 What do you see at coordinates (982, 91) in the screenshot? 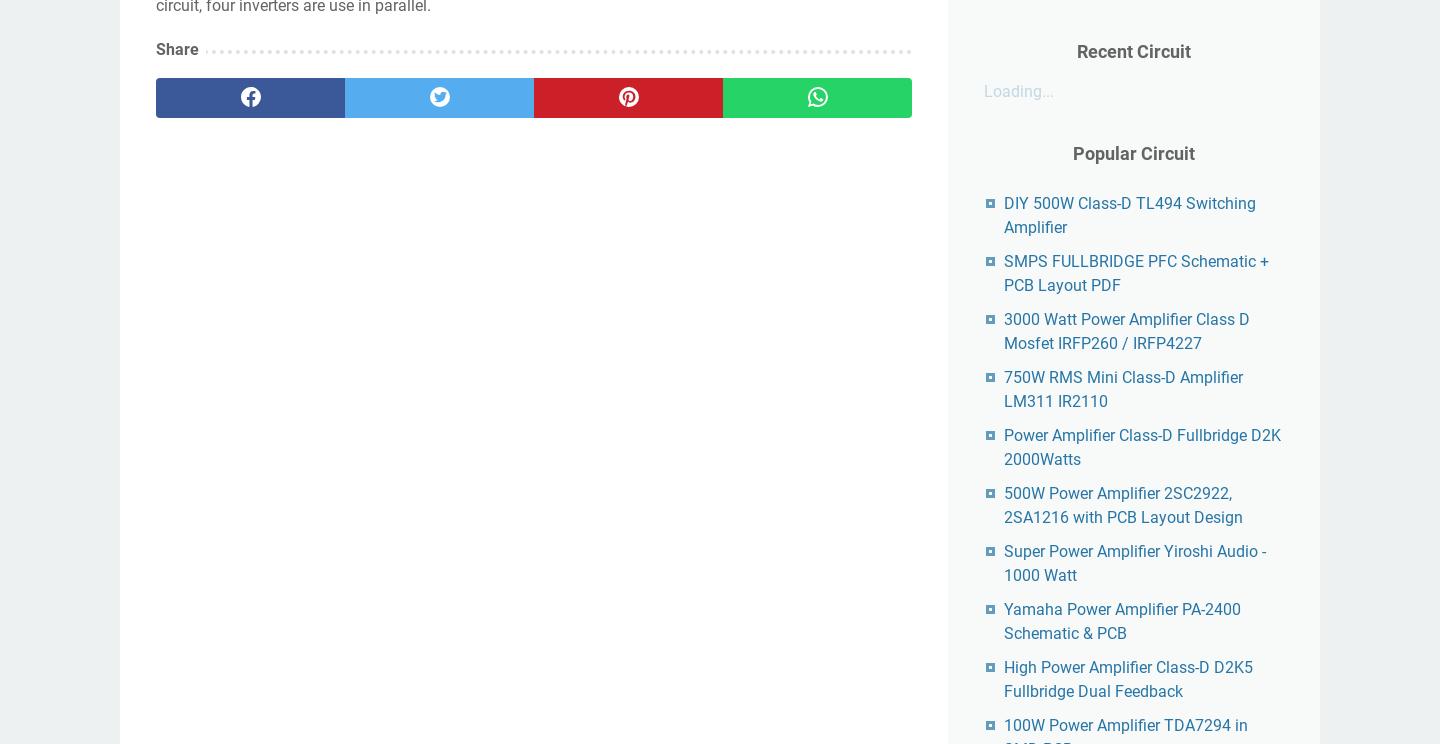
I see `'Loading...'` at bounding box center [982, 91].